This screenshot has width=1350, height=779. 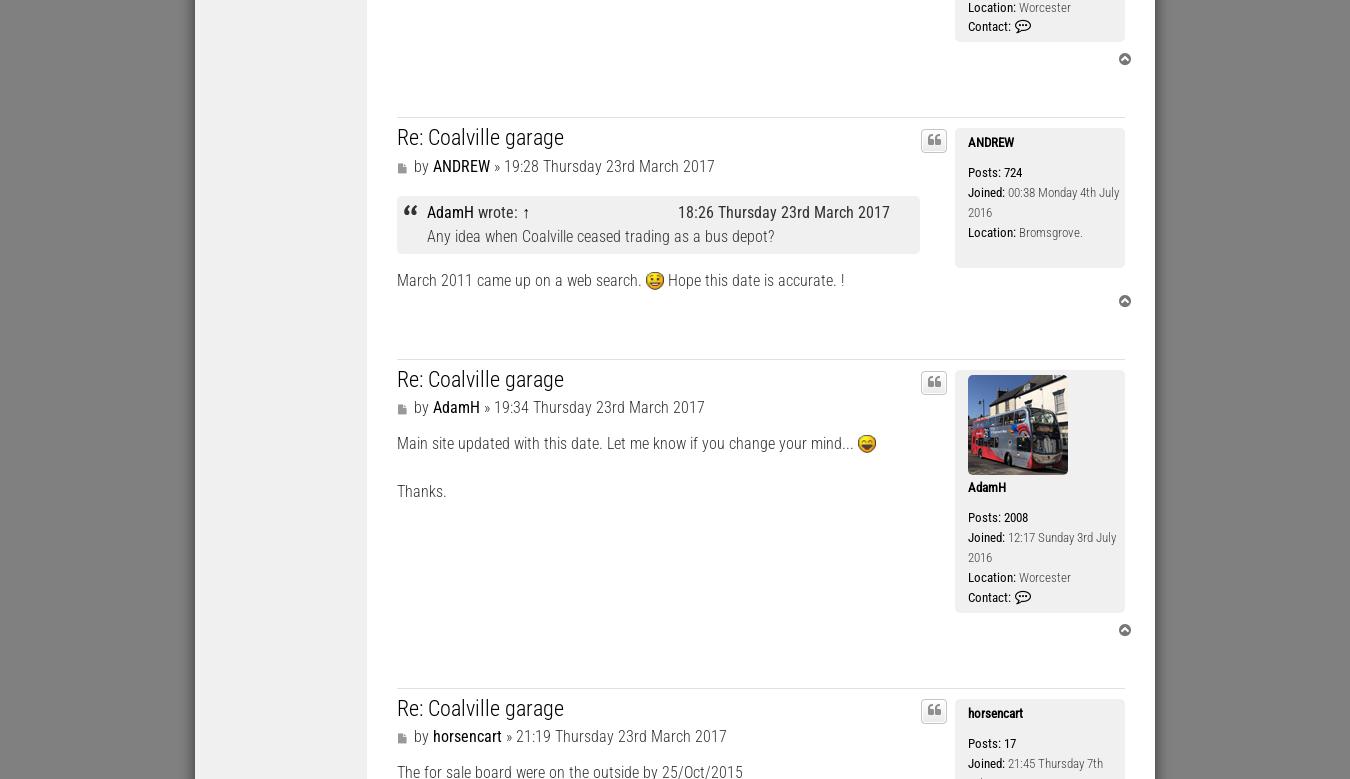 I want to click on 'Thanks.', so click(x=422, y=491).